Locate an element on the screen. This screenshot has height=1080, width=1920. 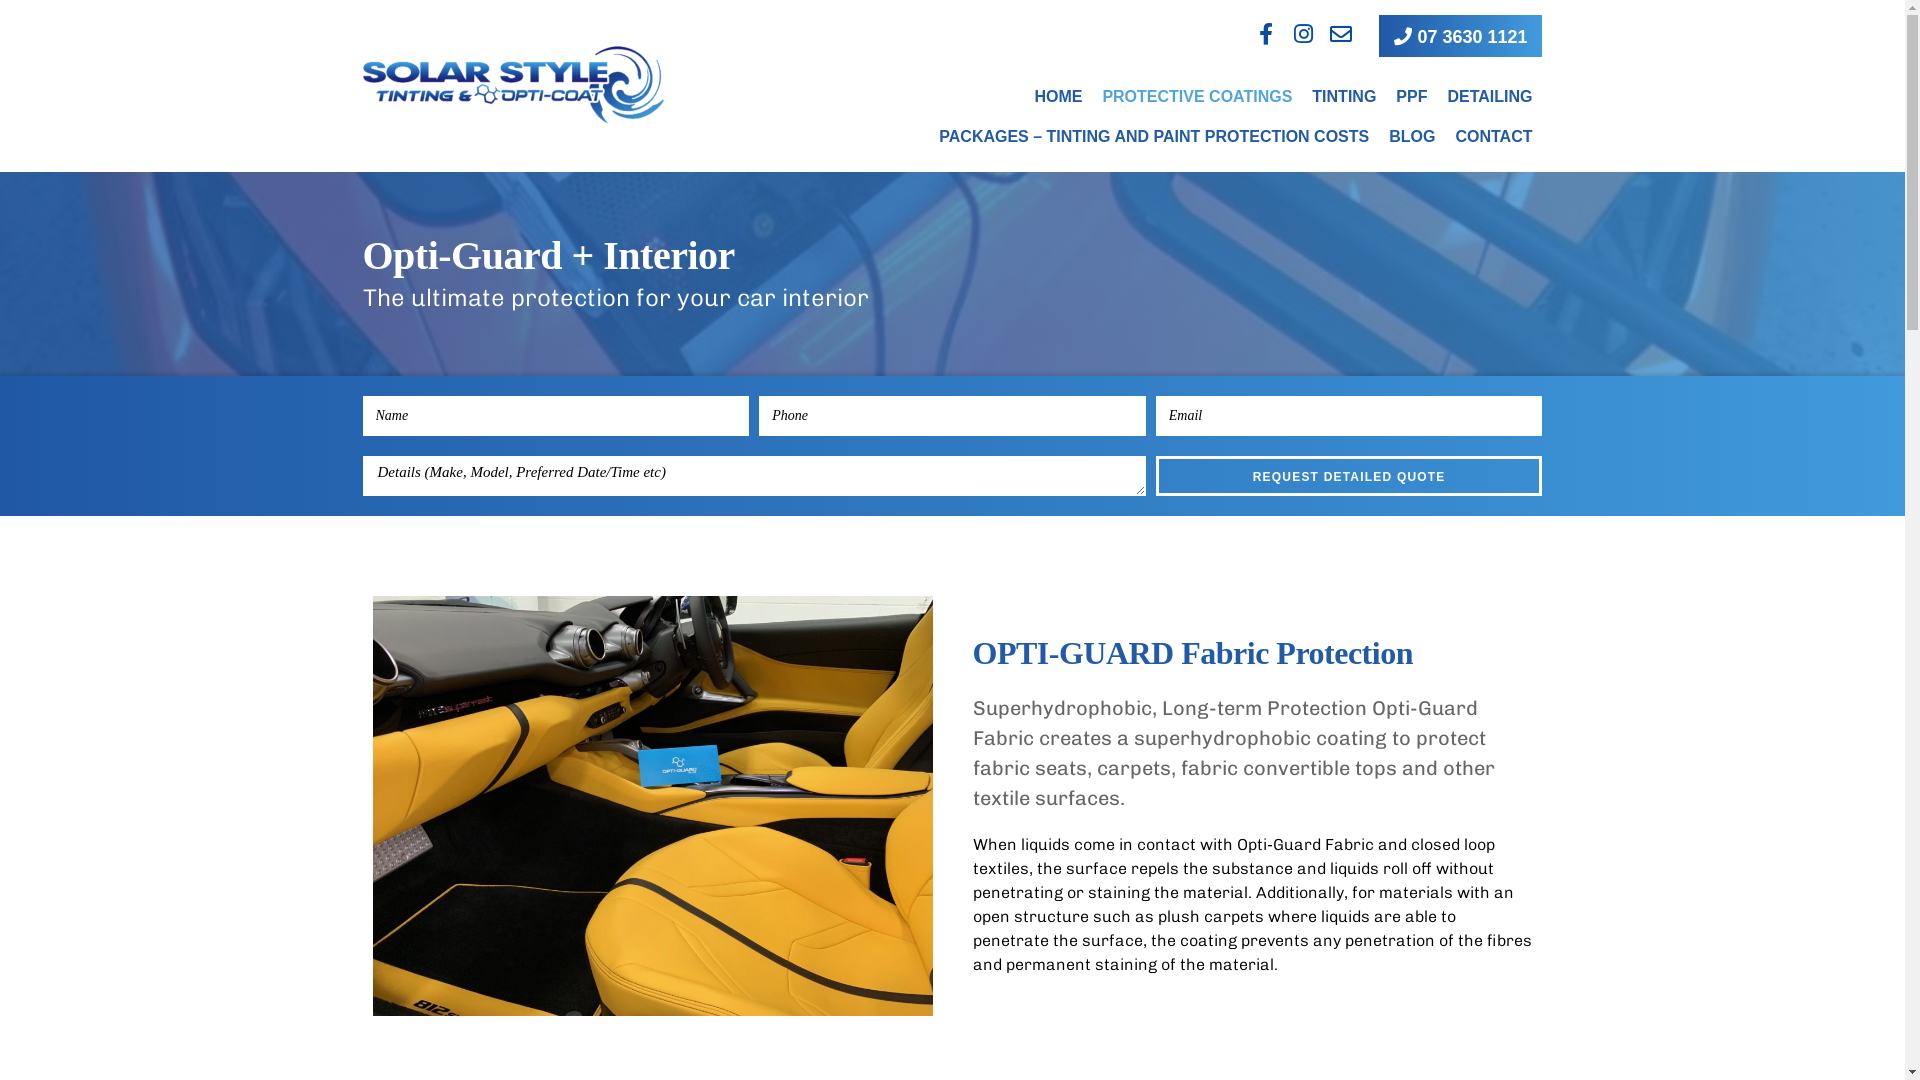
'TINTING' is located at coordinates (1301, 96).